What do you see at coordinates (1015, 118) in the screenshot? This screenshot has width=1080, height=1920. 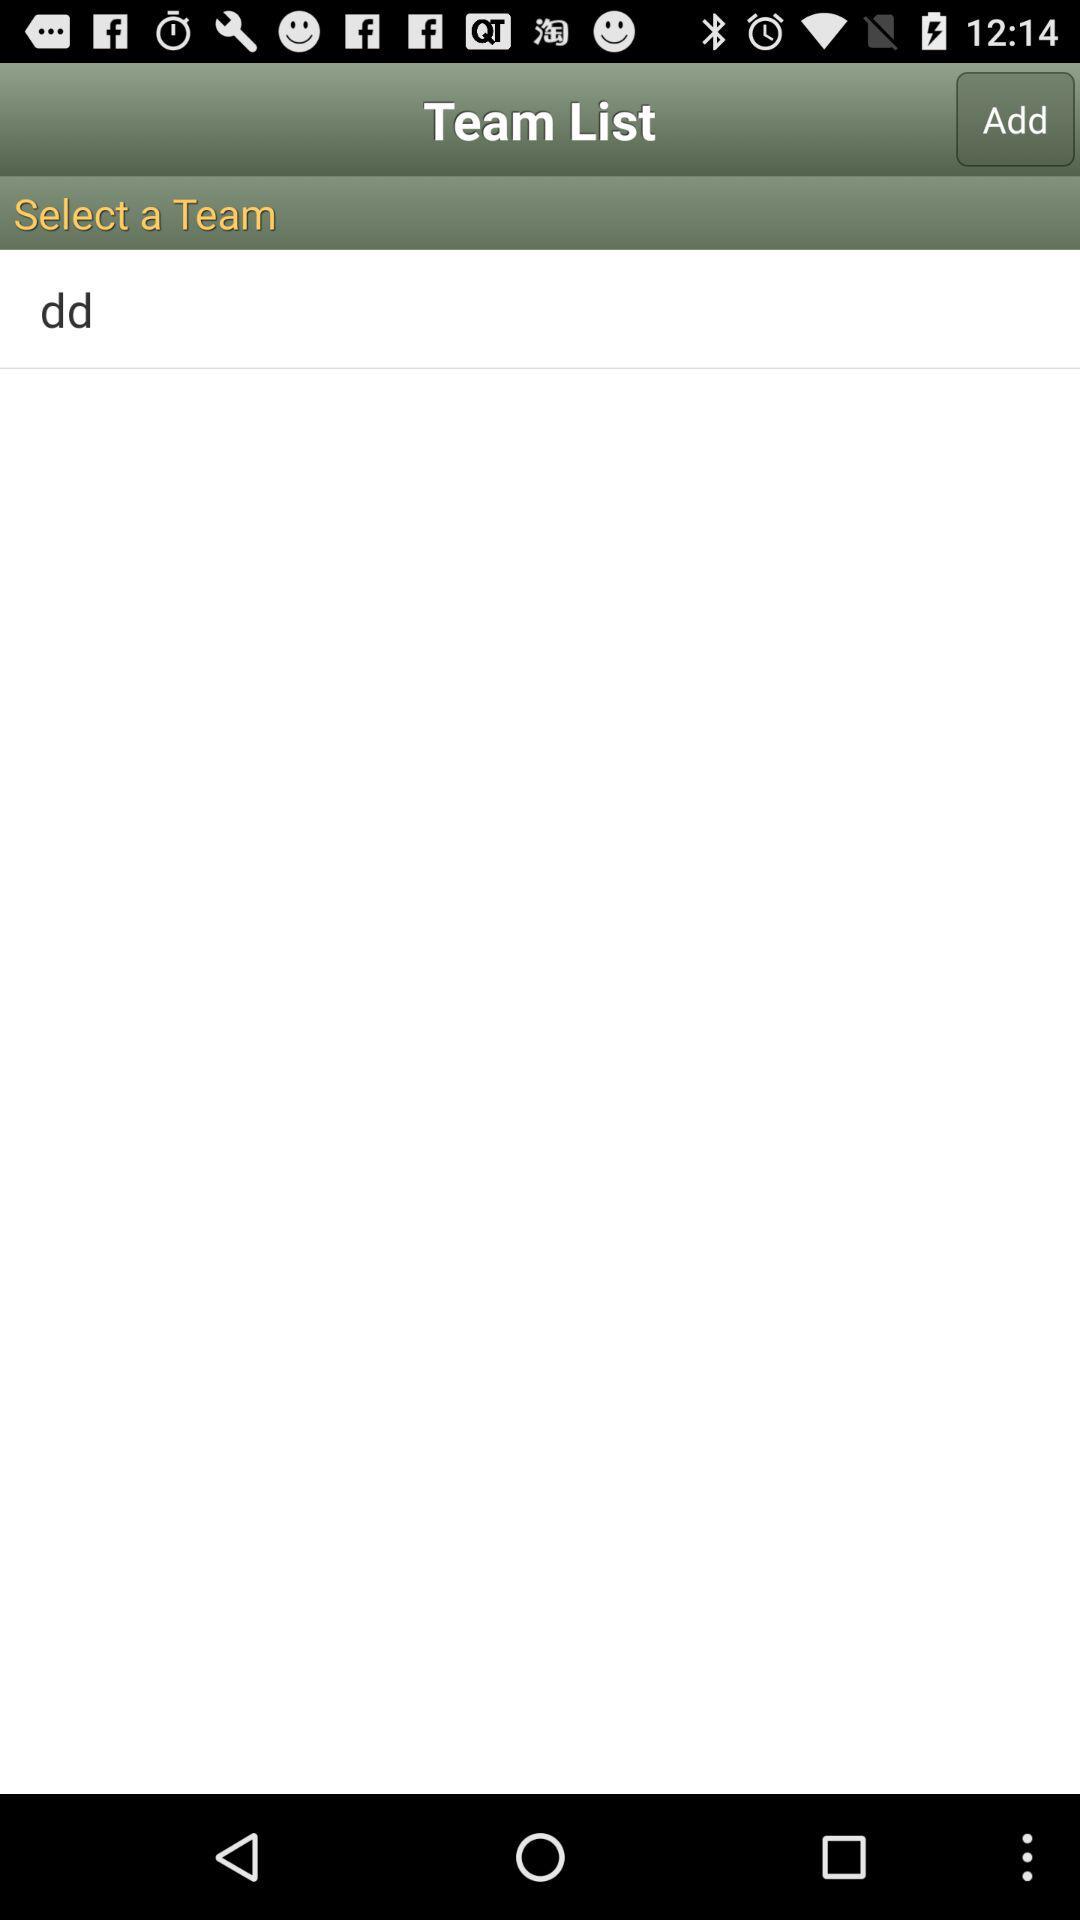 I see `the app next to team list app` at bounding box center [1015, 118].